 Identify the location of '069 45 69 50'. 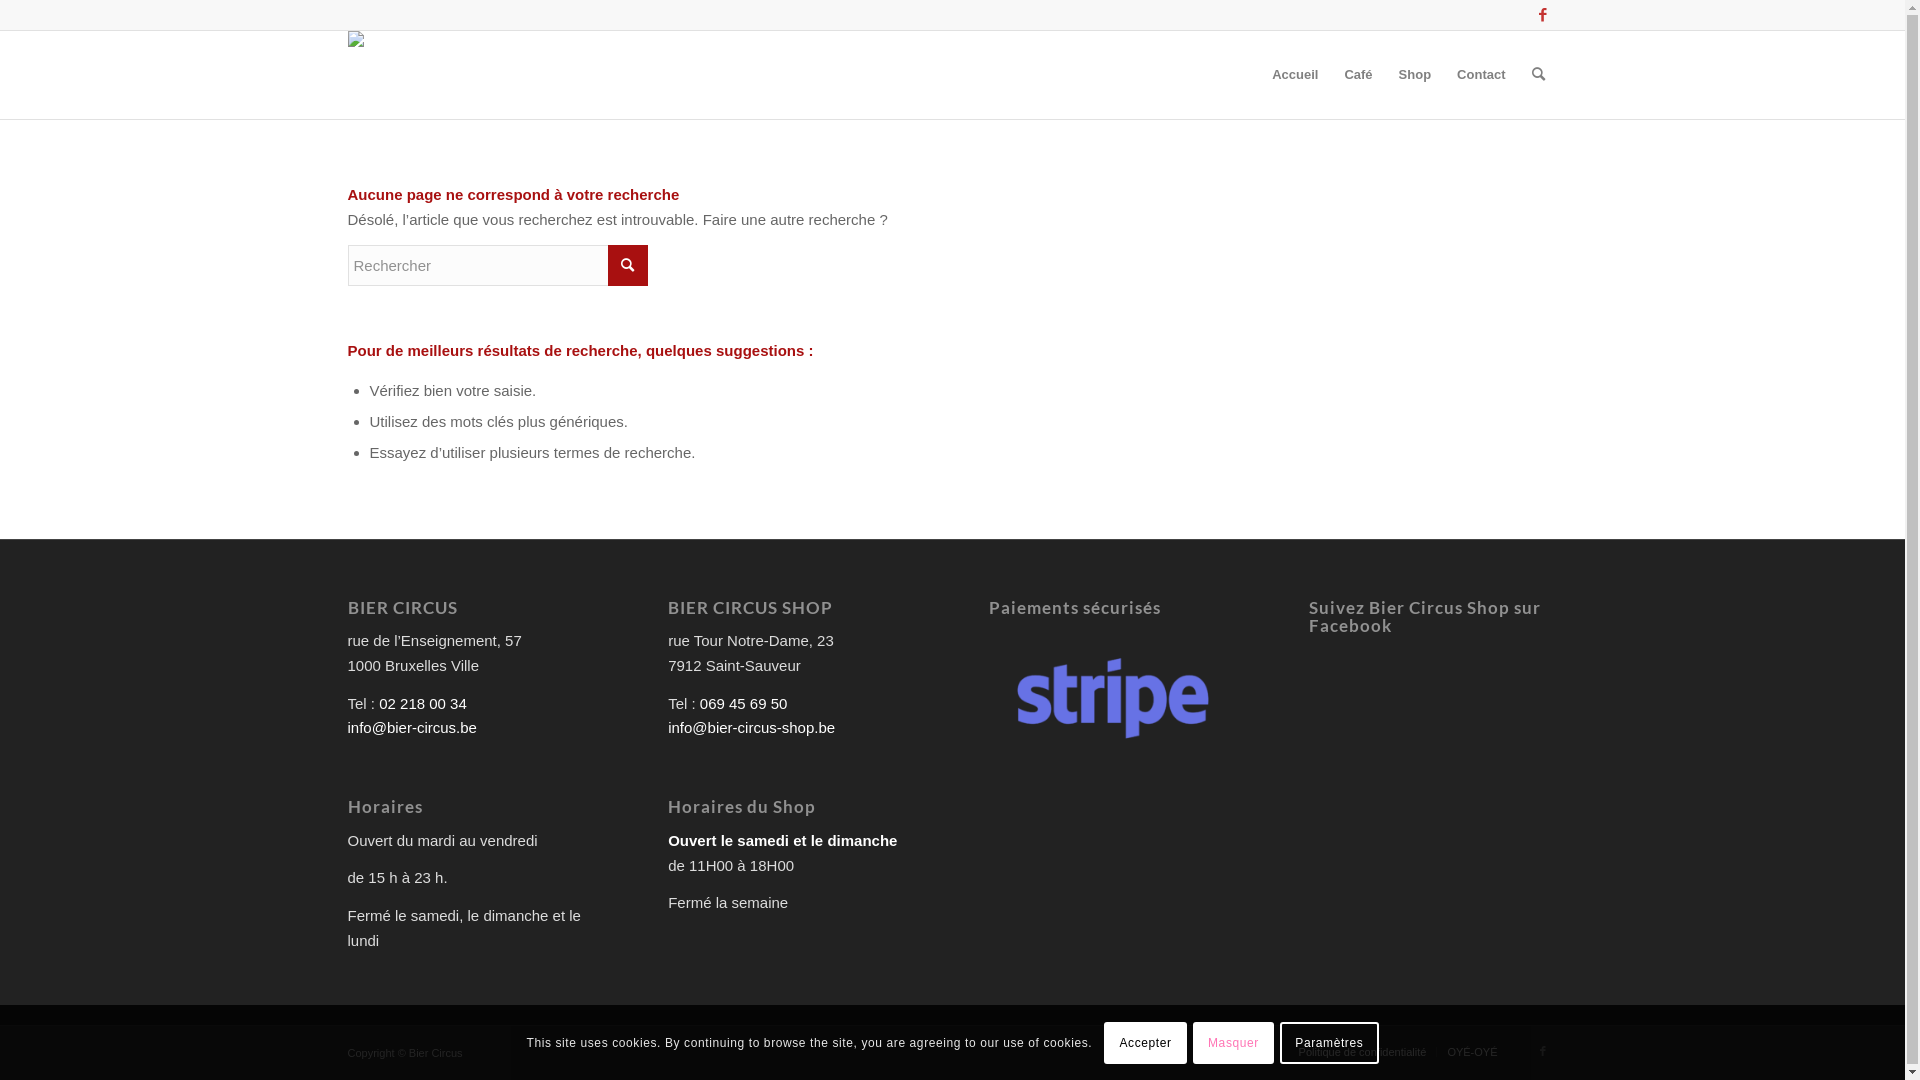
(743, 702).